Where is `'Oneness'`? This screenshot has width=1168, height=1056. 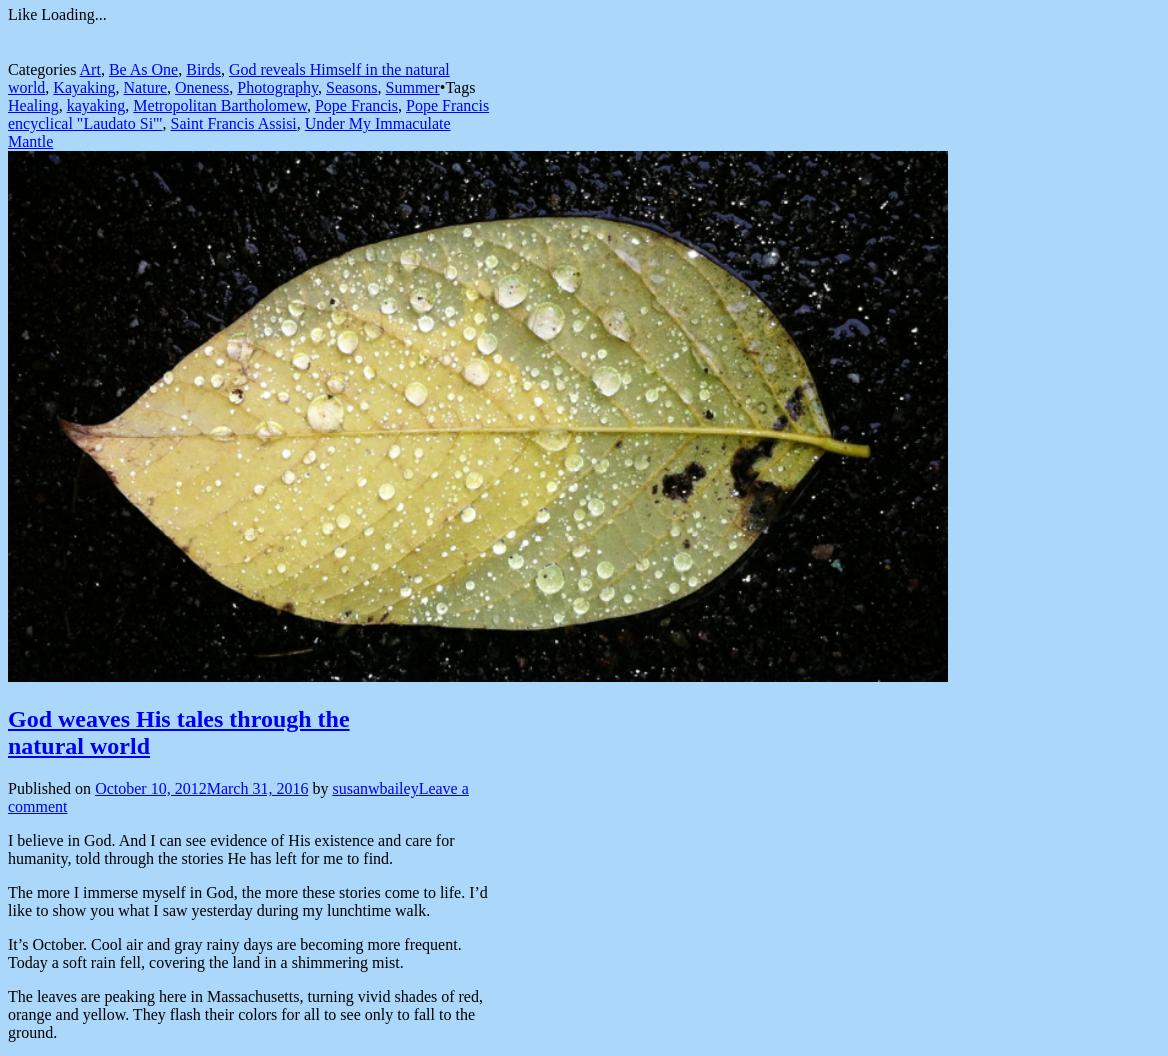 'Oneness' is located at coordinates (174, 86).